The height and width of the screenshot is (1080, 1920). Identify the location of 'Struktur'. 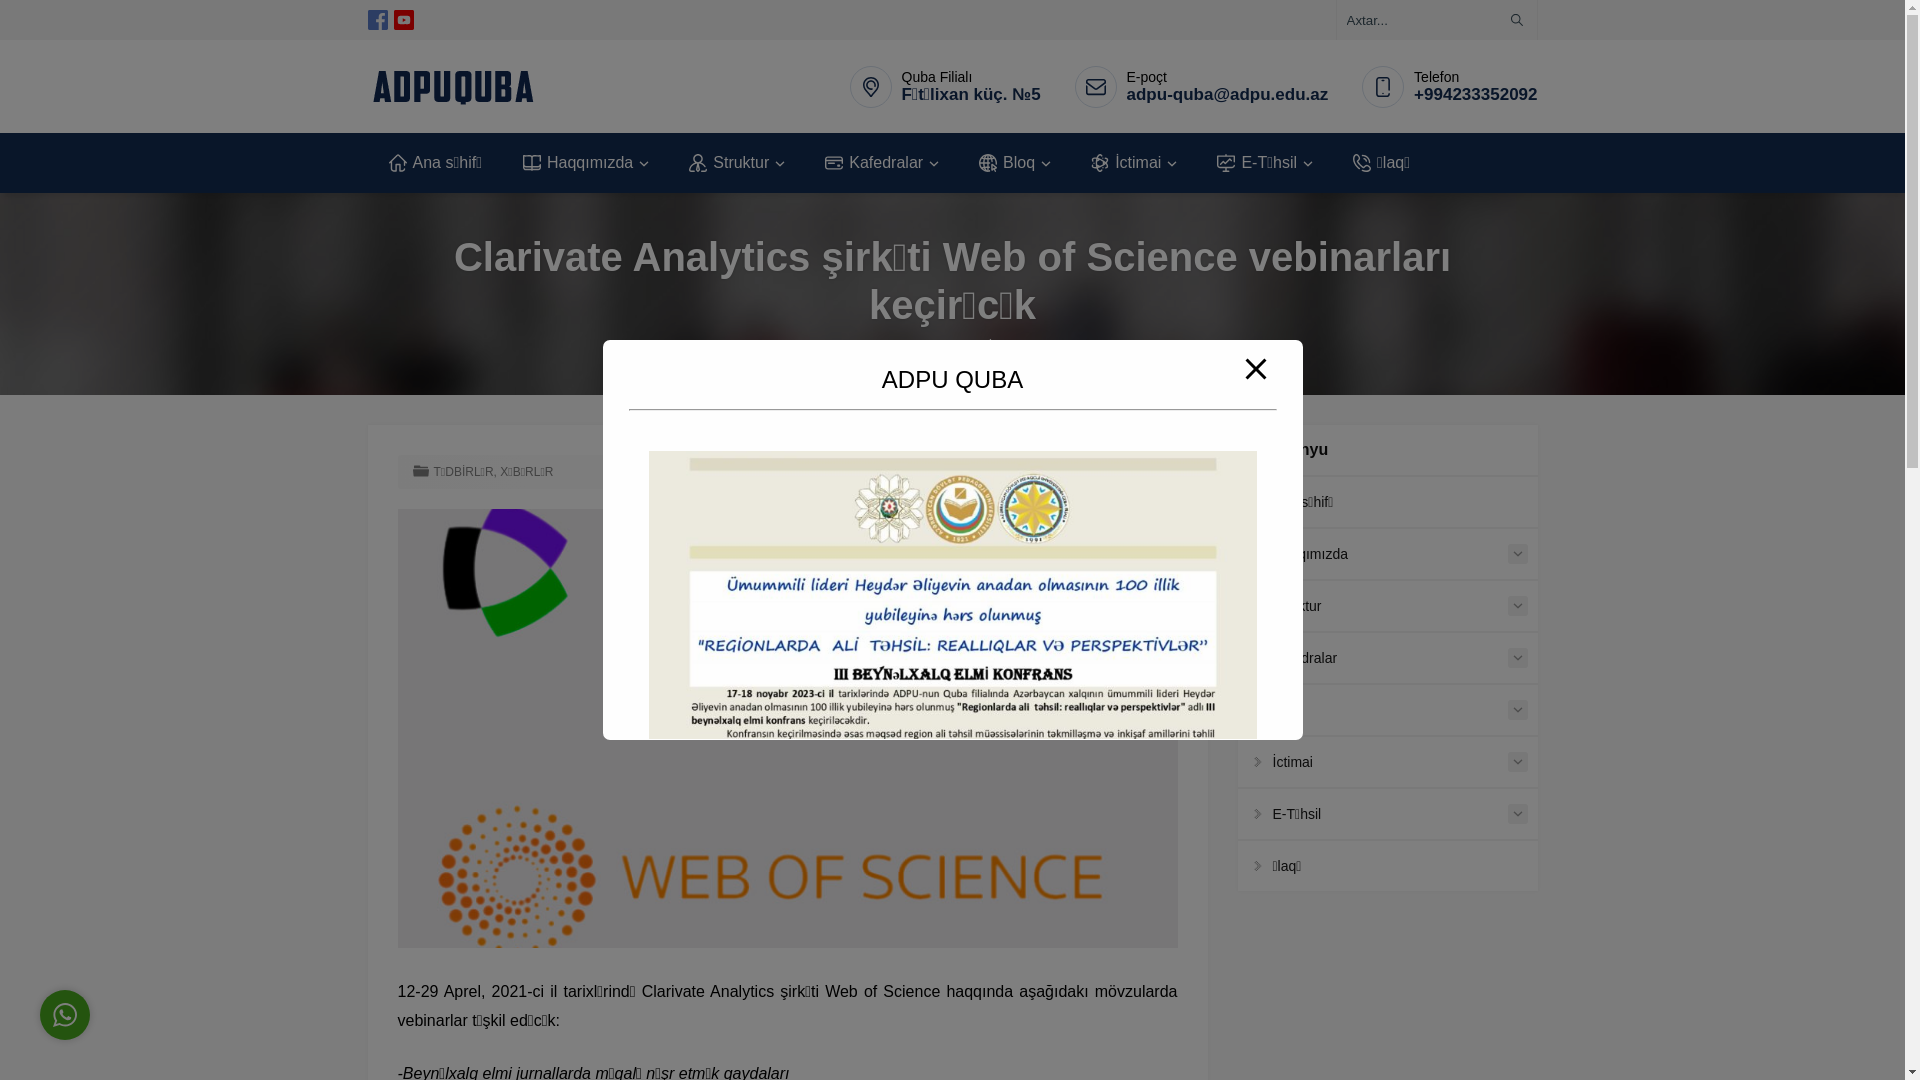
(1386, 604).